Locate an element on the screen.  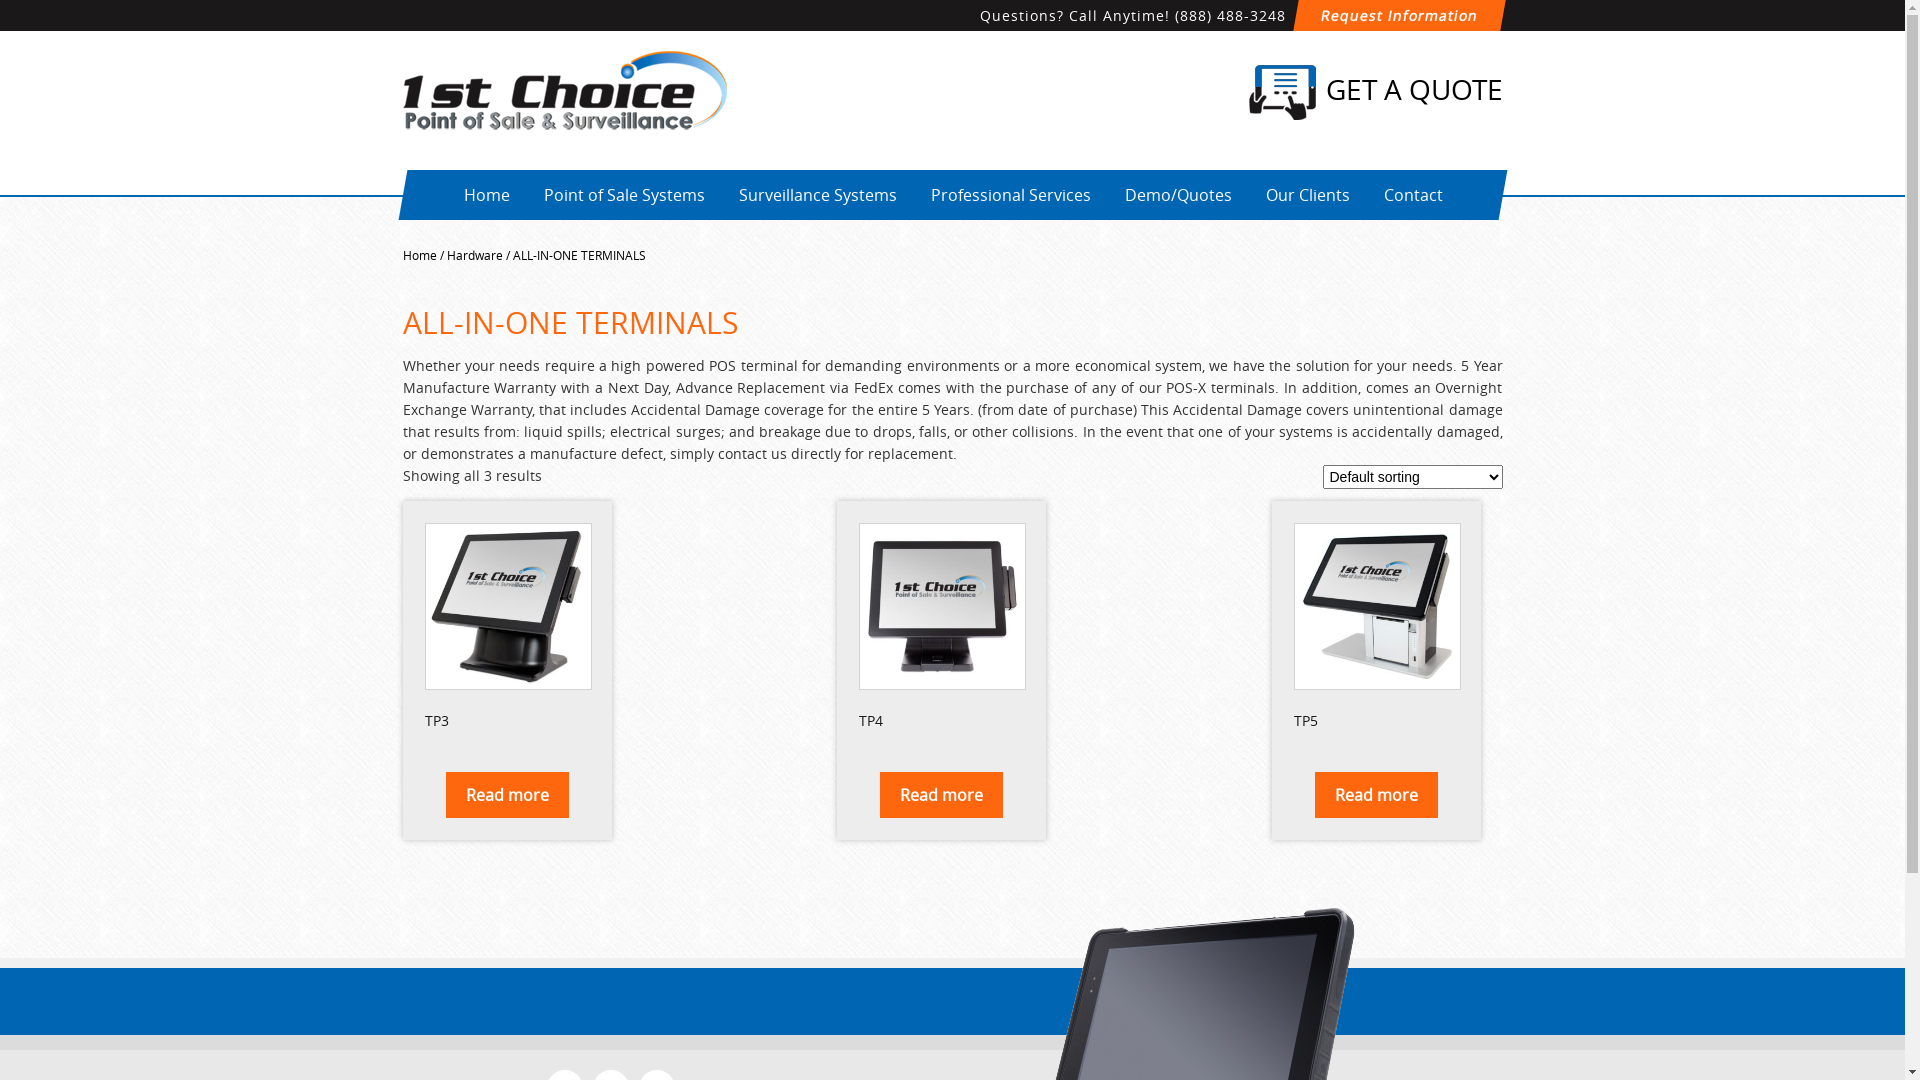
'Our Clients' is located at coordinates (1248, 195).